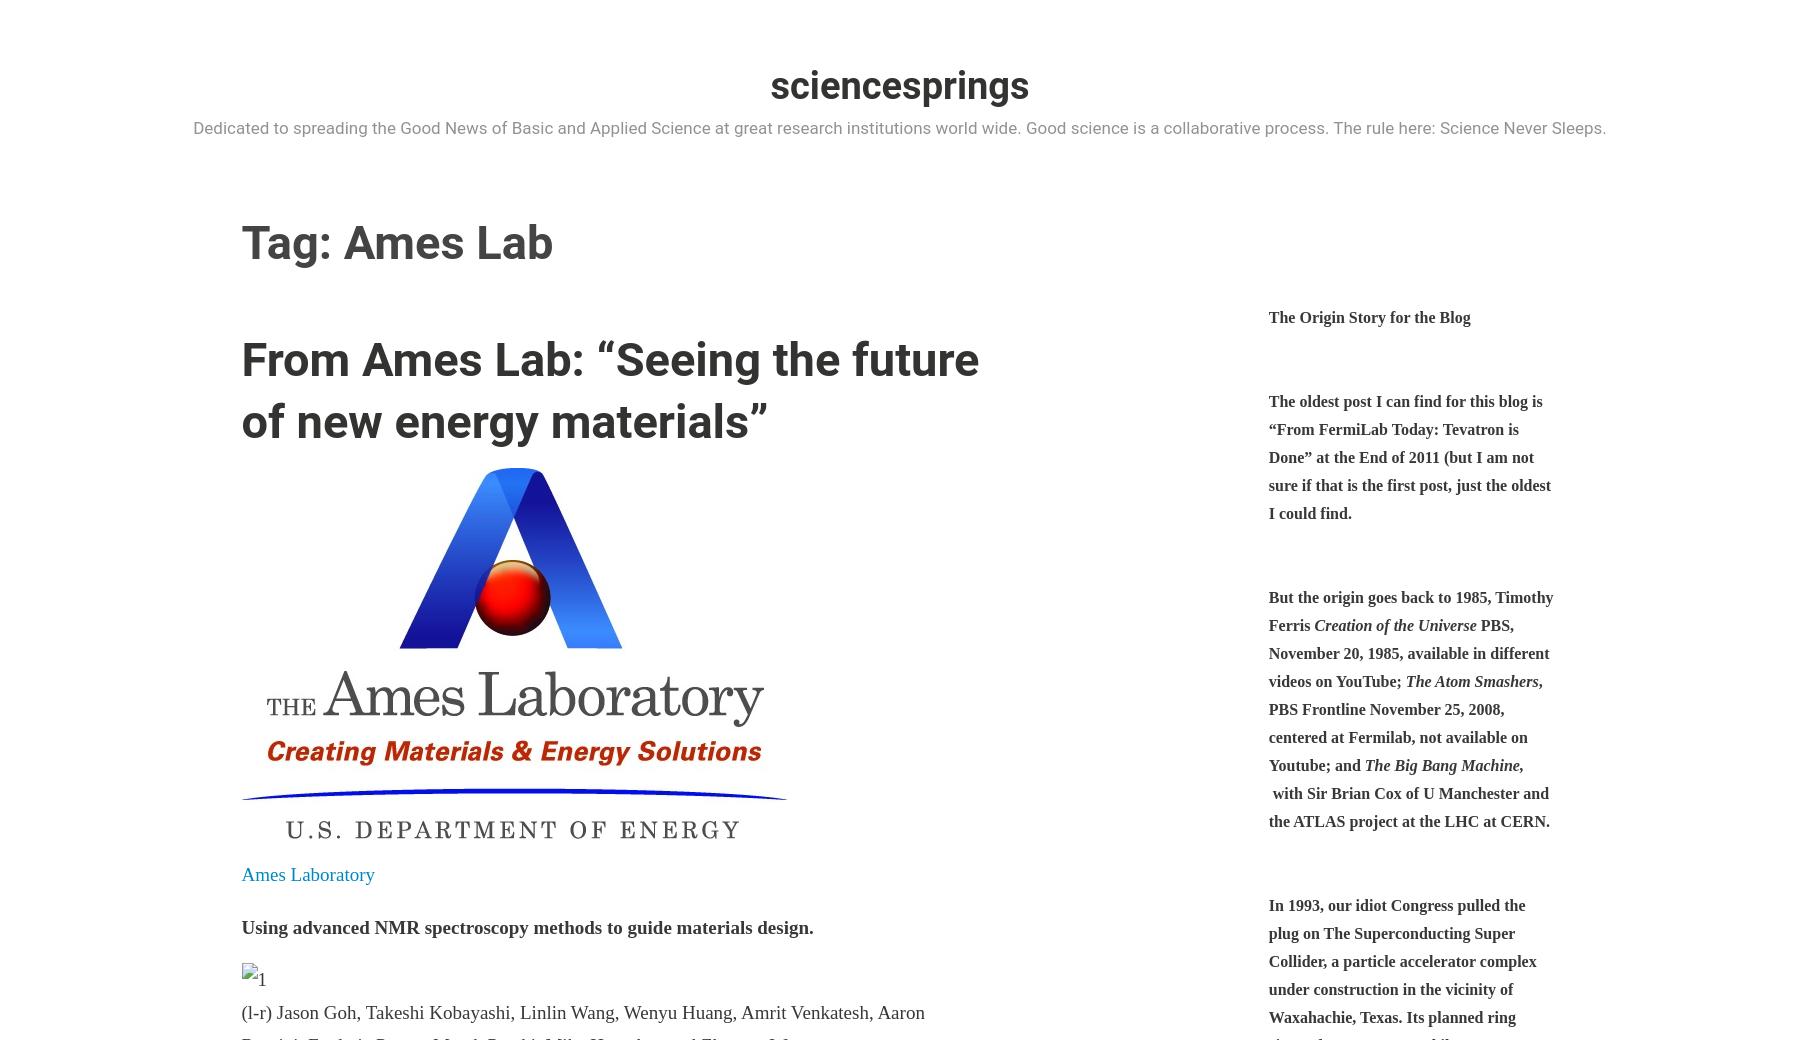 The height and width of the screenshot is (1040, 1800). Describe the element at coordinates (290, 242) in the screenshot. I see `'Tag:'` at that location.